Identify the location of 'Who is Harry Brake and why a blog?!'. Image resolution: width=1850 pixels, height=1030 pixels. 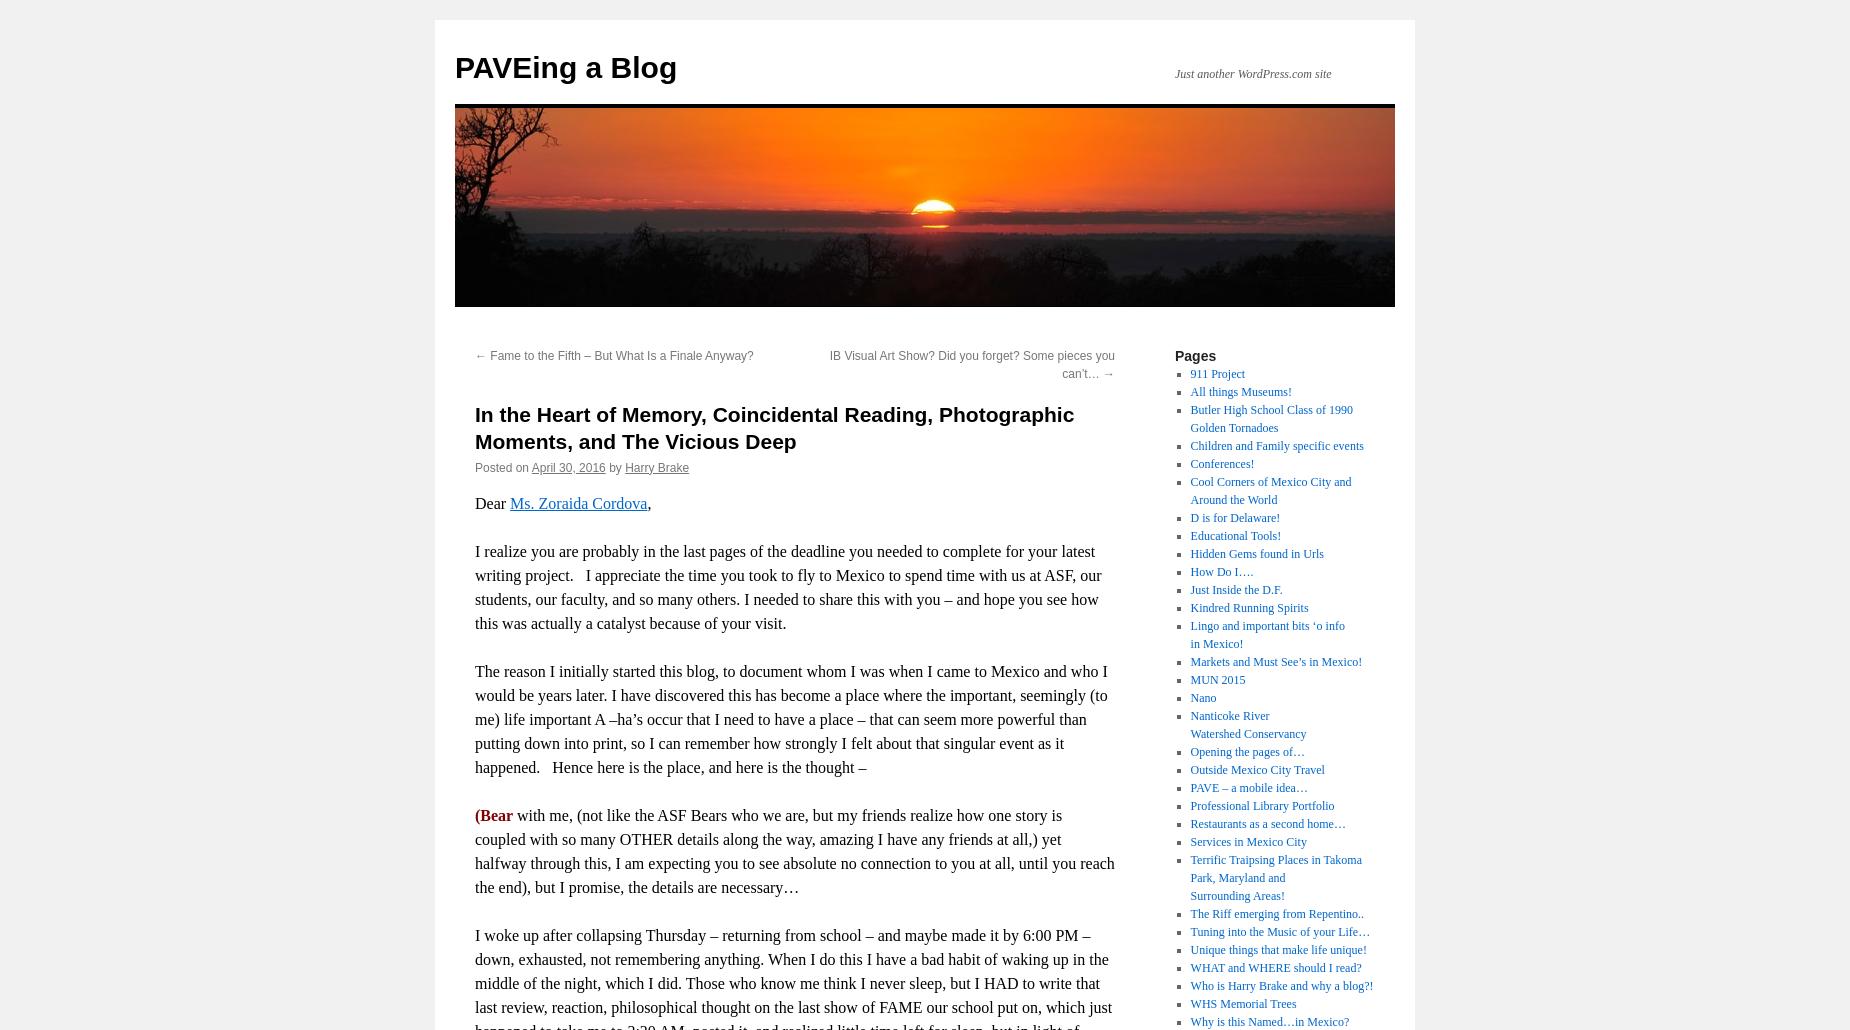
(1280, 985).